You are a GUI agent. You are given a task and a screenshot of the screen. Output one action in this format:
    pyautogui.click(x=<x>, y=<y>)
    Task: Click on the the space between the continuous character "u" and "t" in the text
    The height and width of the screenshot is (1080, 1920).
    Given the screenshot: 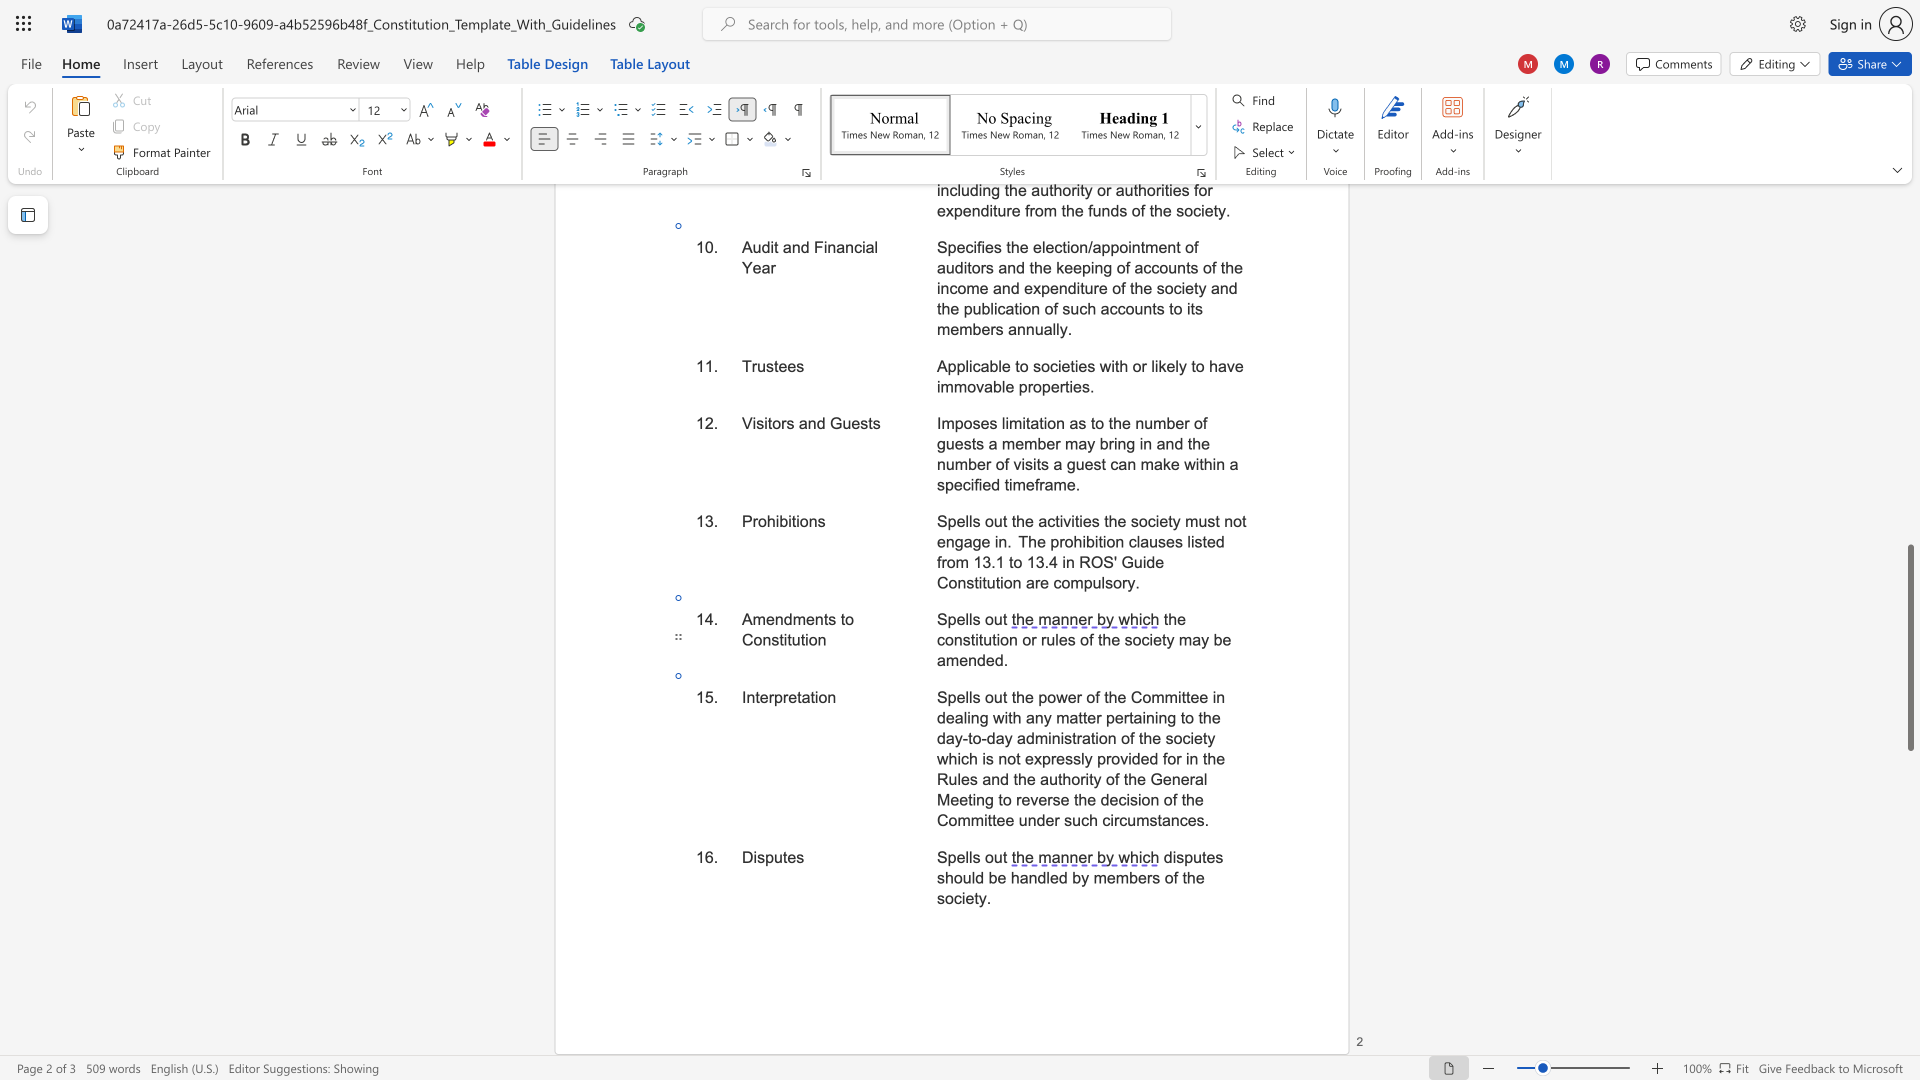 What is the action you would take?
    pyautogui.click(x=1001, y=618)
    